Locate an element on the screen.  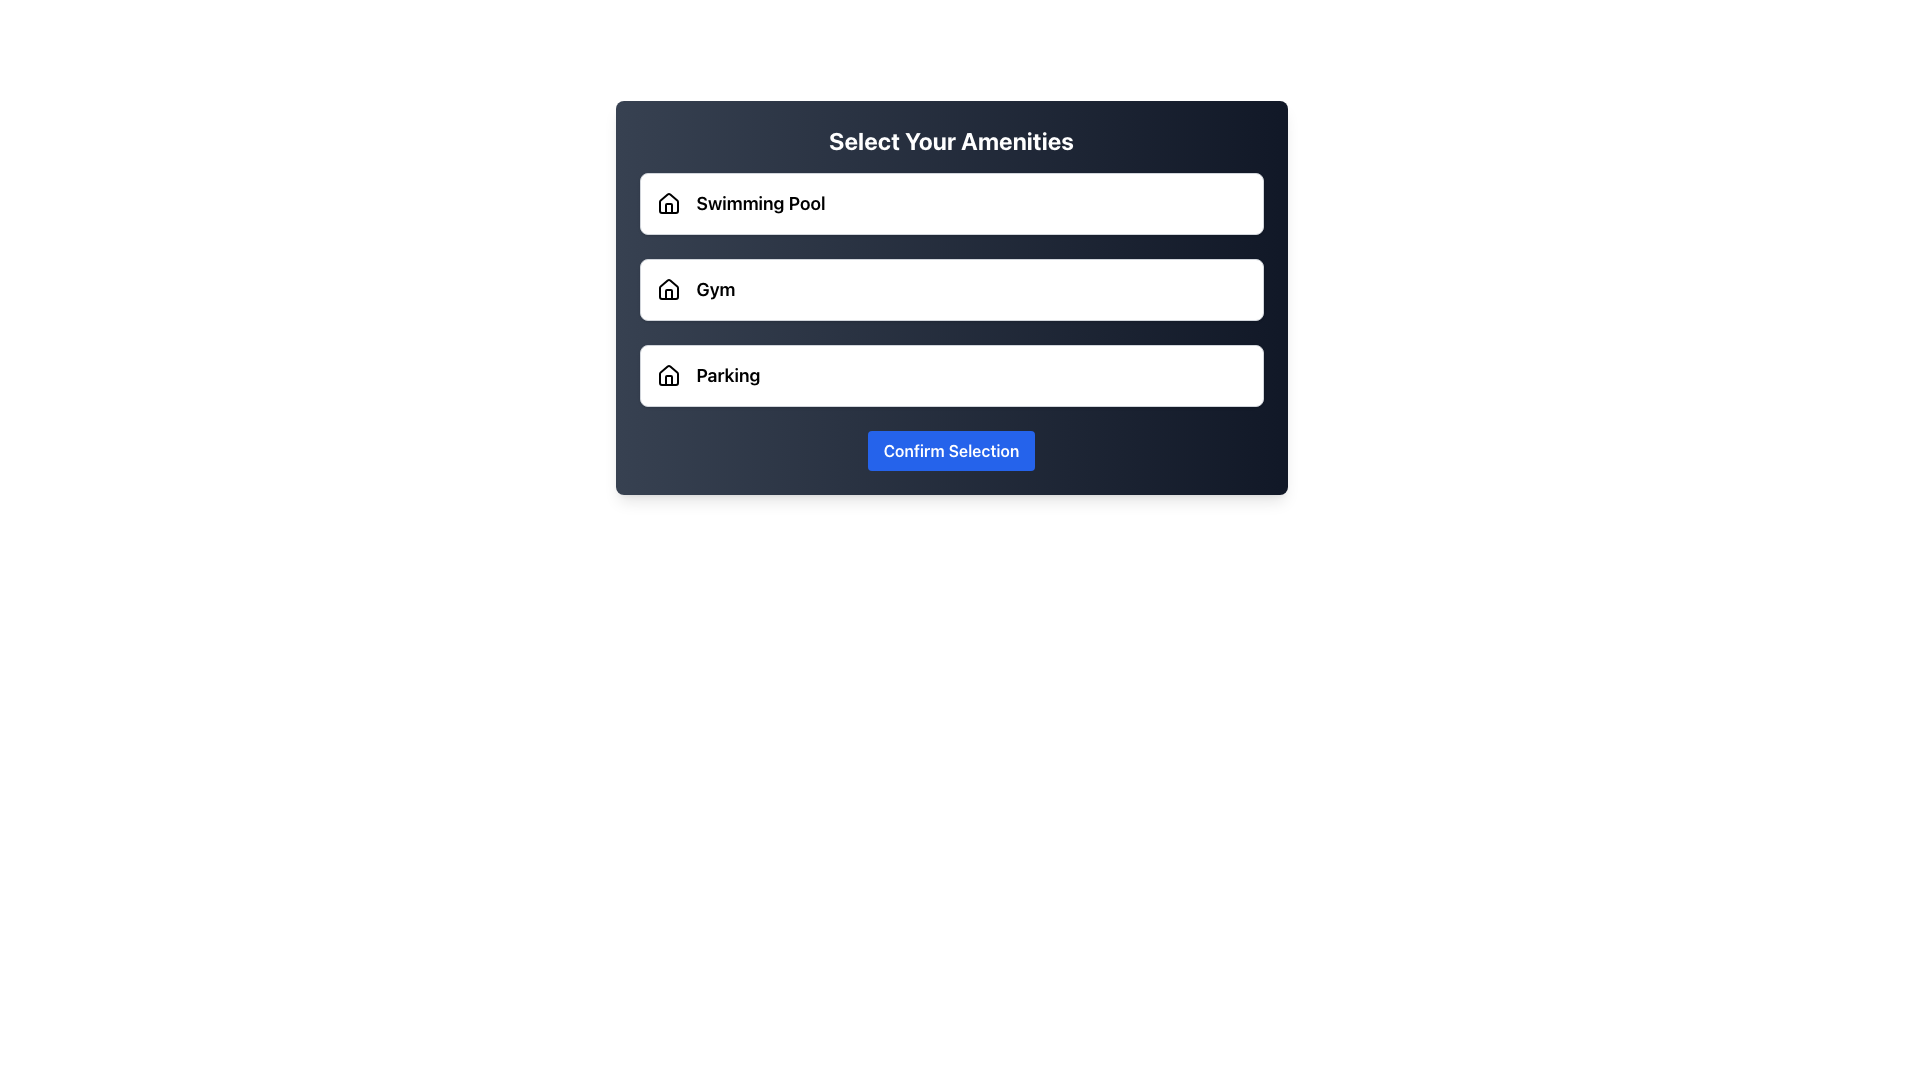
the confirmation button located at the bottom center of the card interface, beneath the options for 'Swimming Pool', 'Gym', and 'Parking', to confirm the selection is located at coordinates (950, 451).